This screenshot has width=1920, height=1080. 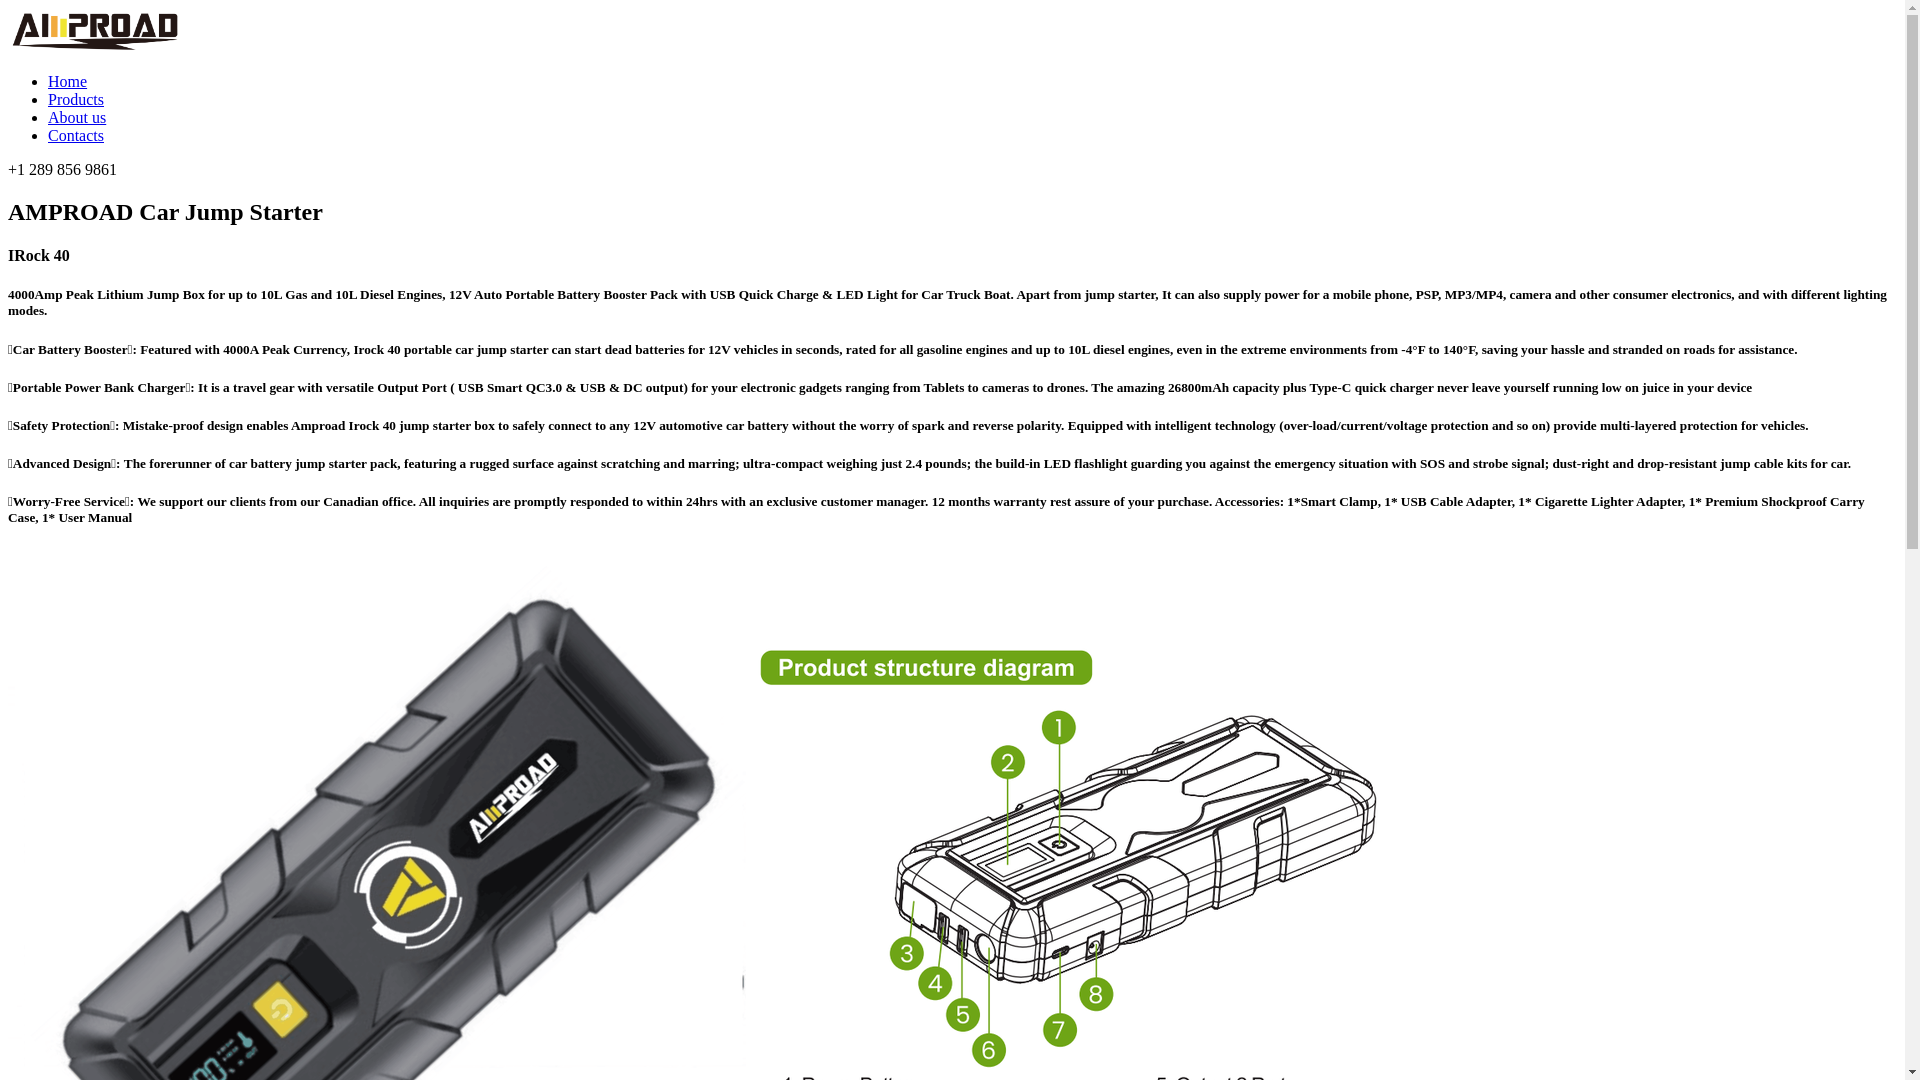 What do you see at coordinates (76, 135) in the screenshot?
I see `'Contacts'` at bounding box center [76, 135].